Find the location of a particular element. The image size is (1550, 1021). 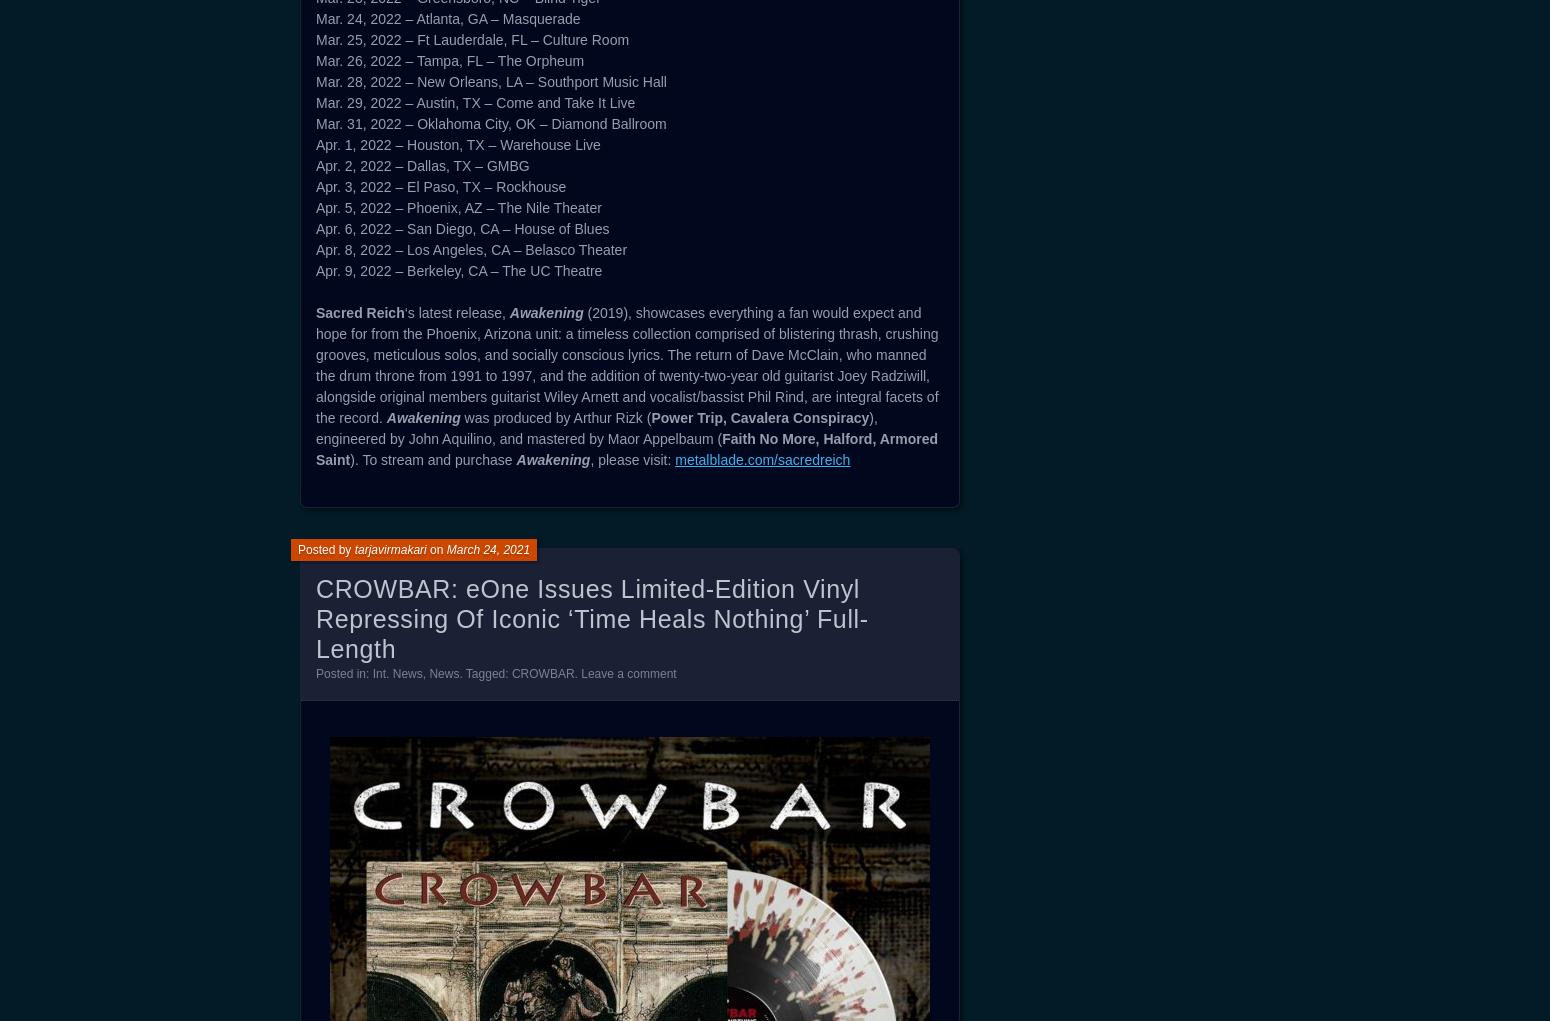

'Sacred Reich' is located at coordinates (359, 313).